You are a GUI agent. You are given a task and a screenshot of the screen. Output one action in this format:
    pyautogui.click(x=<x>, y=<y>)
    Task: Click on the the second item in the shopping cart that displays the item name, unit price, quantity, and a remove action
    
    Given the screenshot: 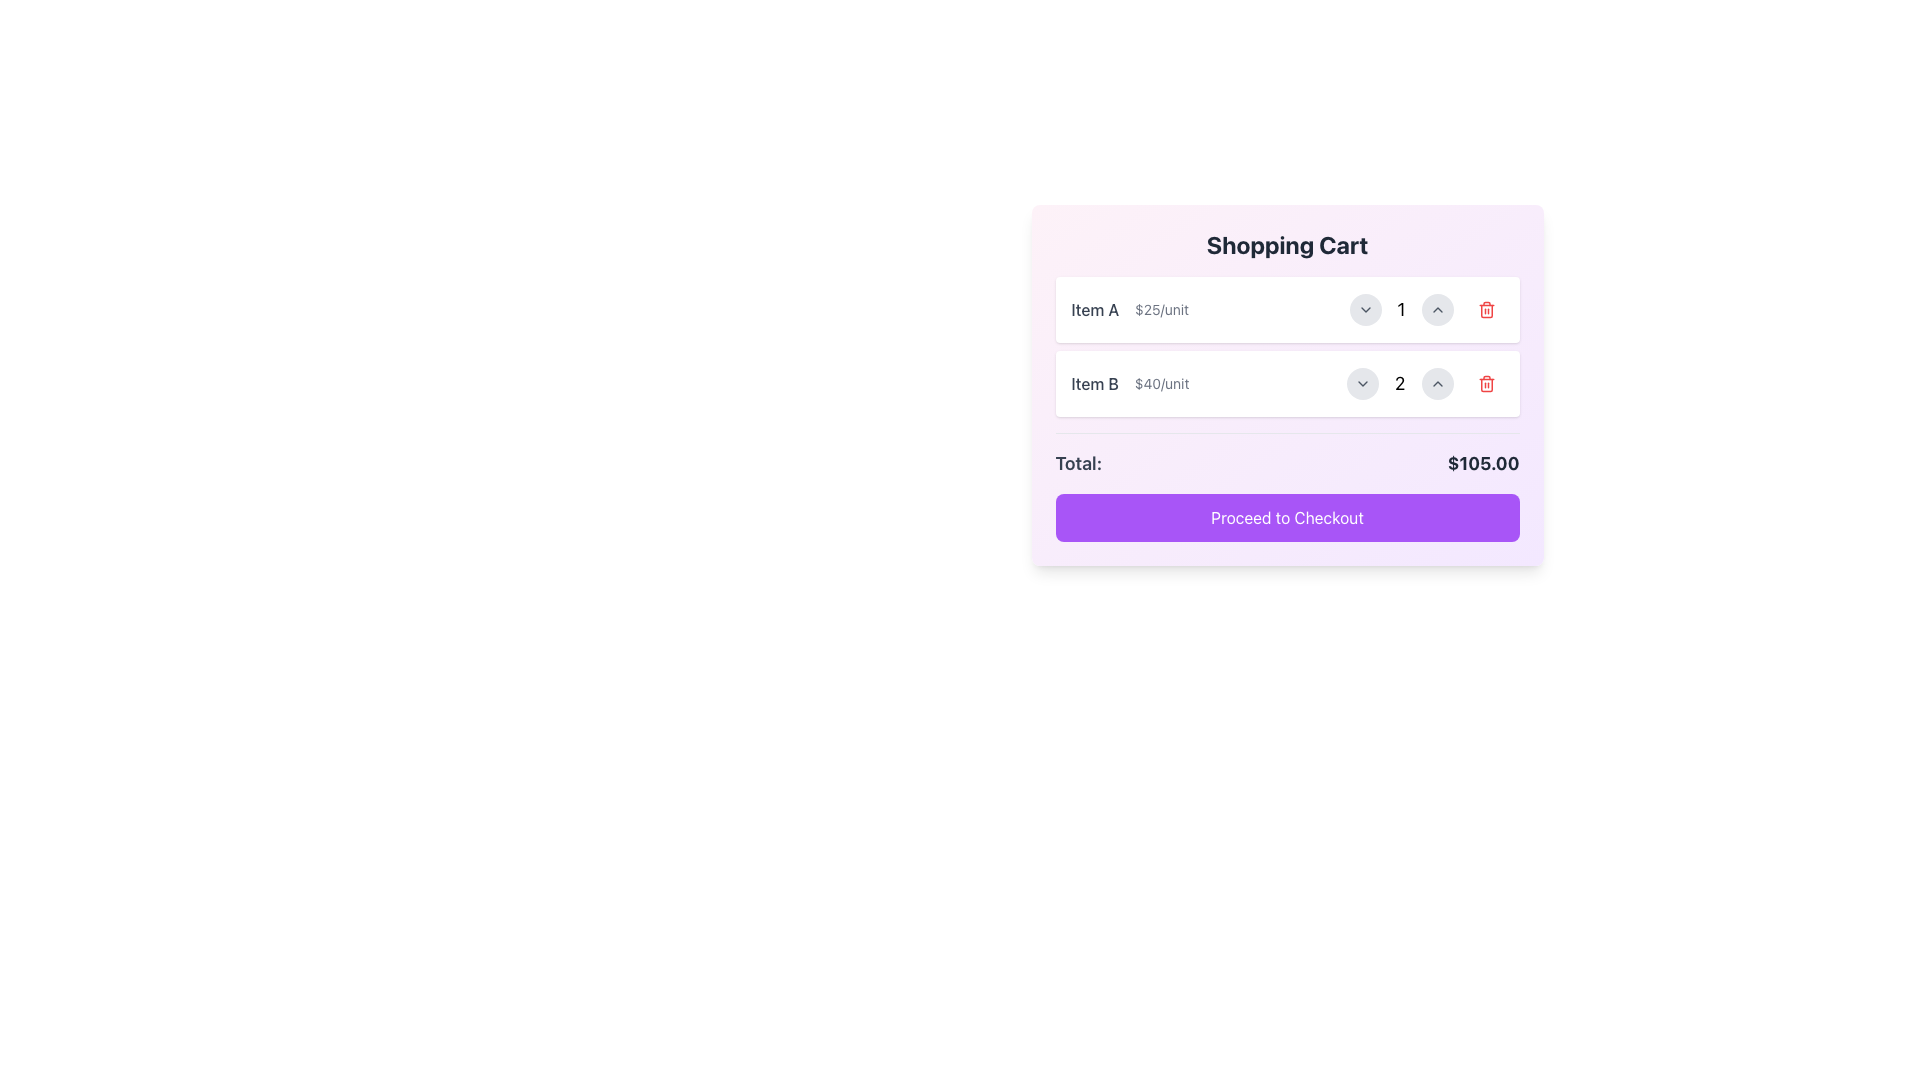 What is the action you would take?
    pyautogui.click(x=1287, y=384)
    